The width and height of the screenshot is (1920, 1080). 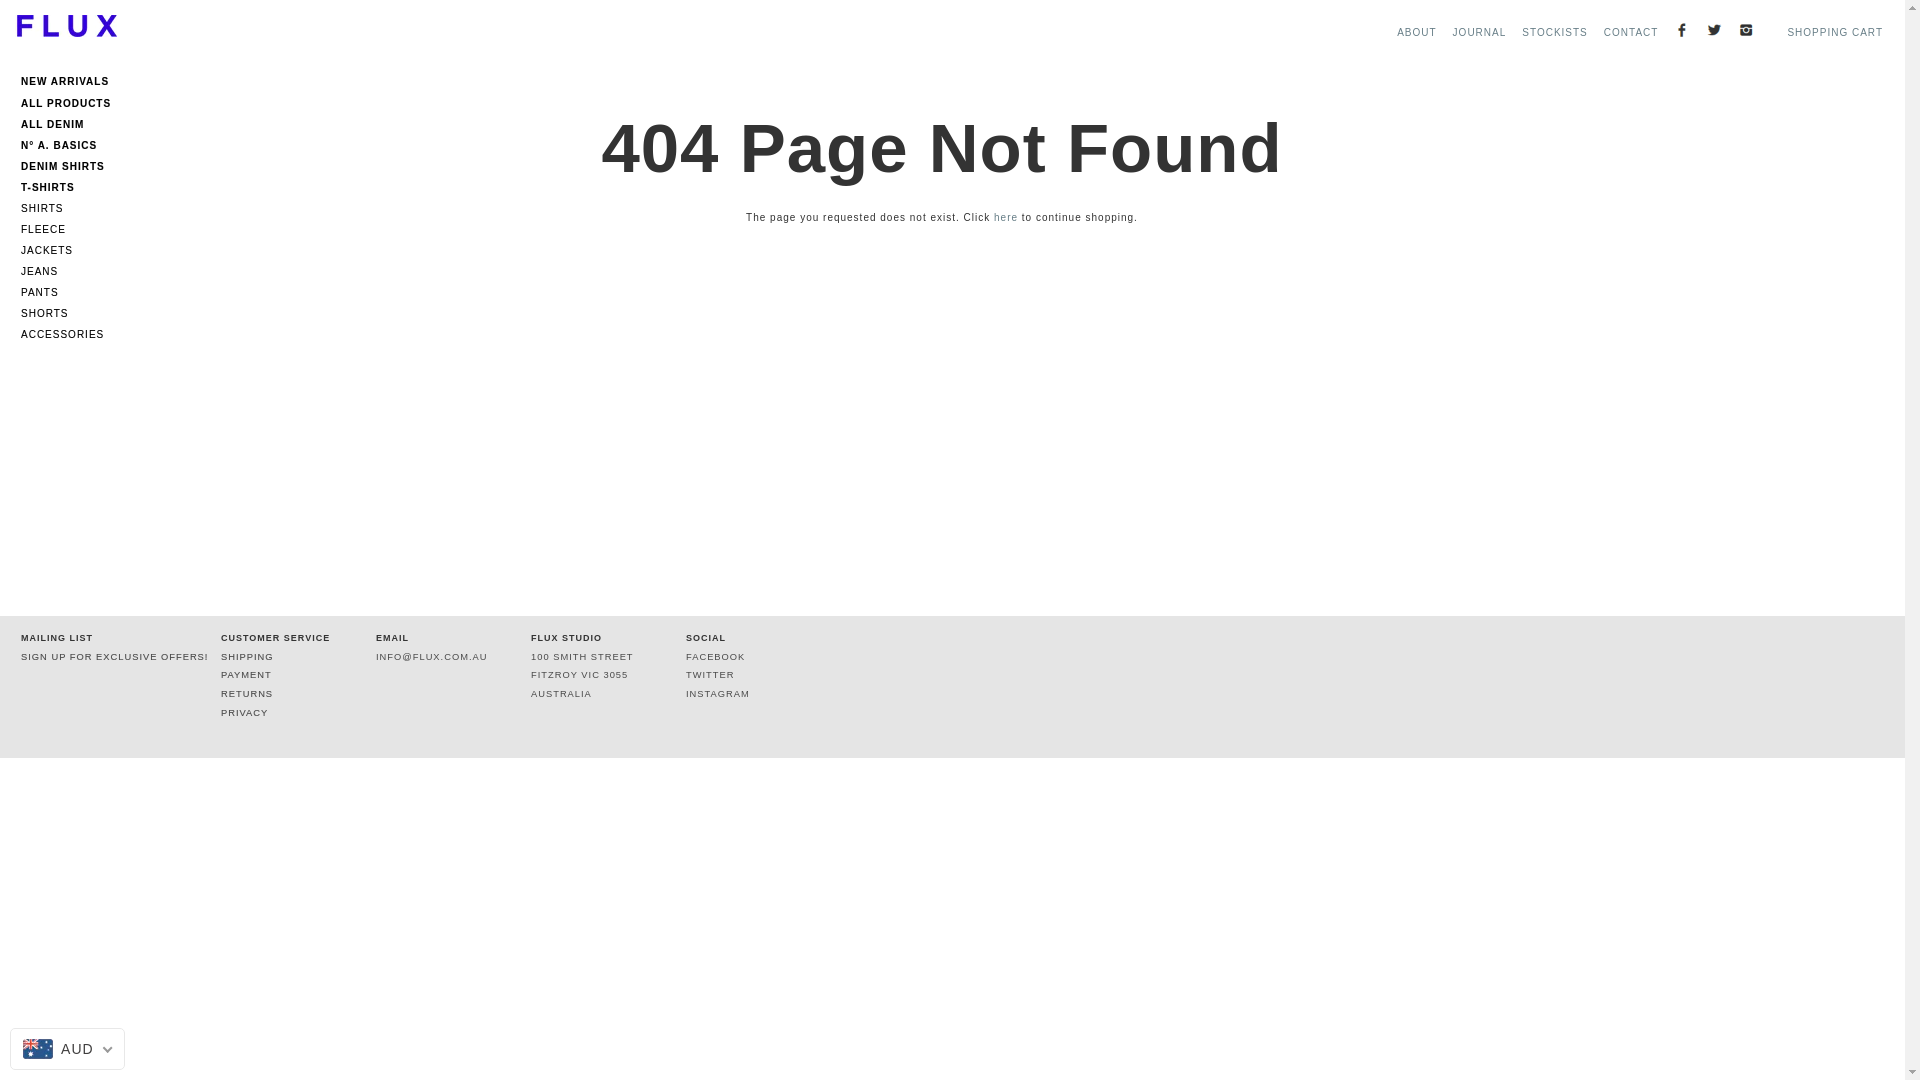 I want to click on 'CONTACT', so click(x=1603, y=32).